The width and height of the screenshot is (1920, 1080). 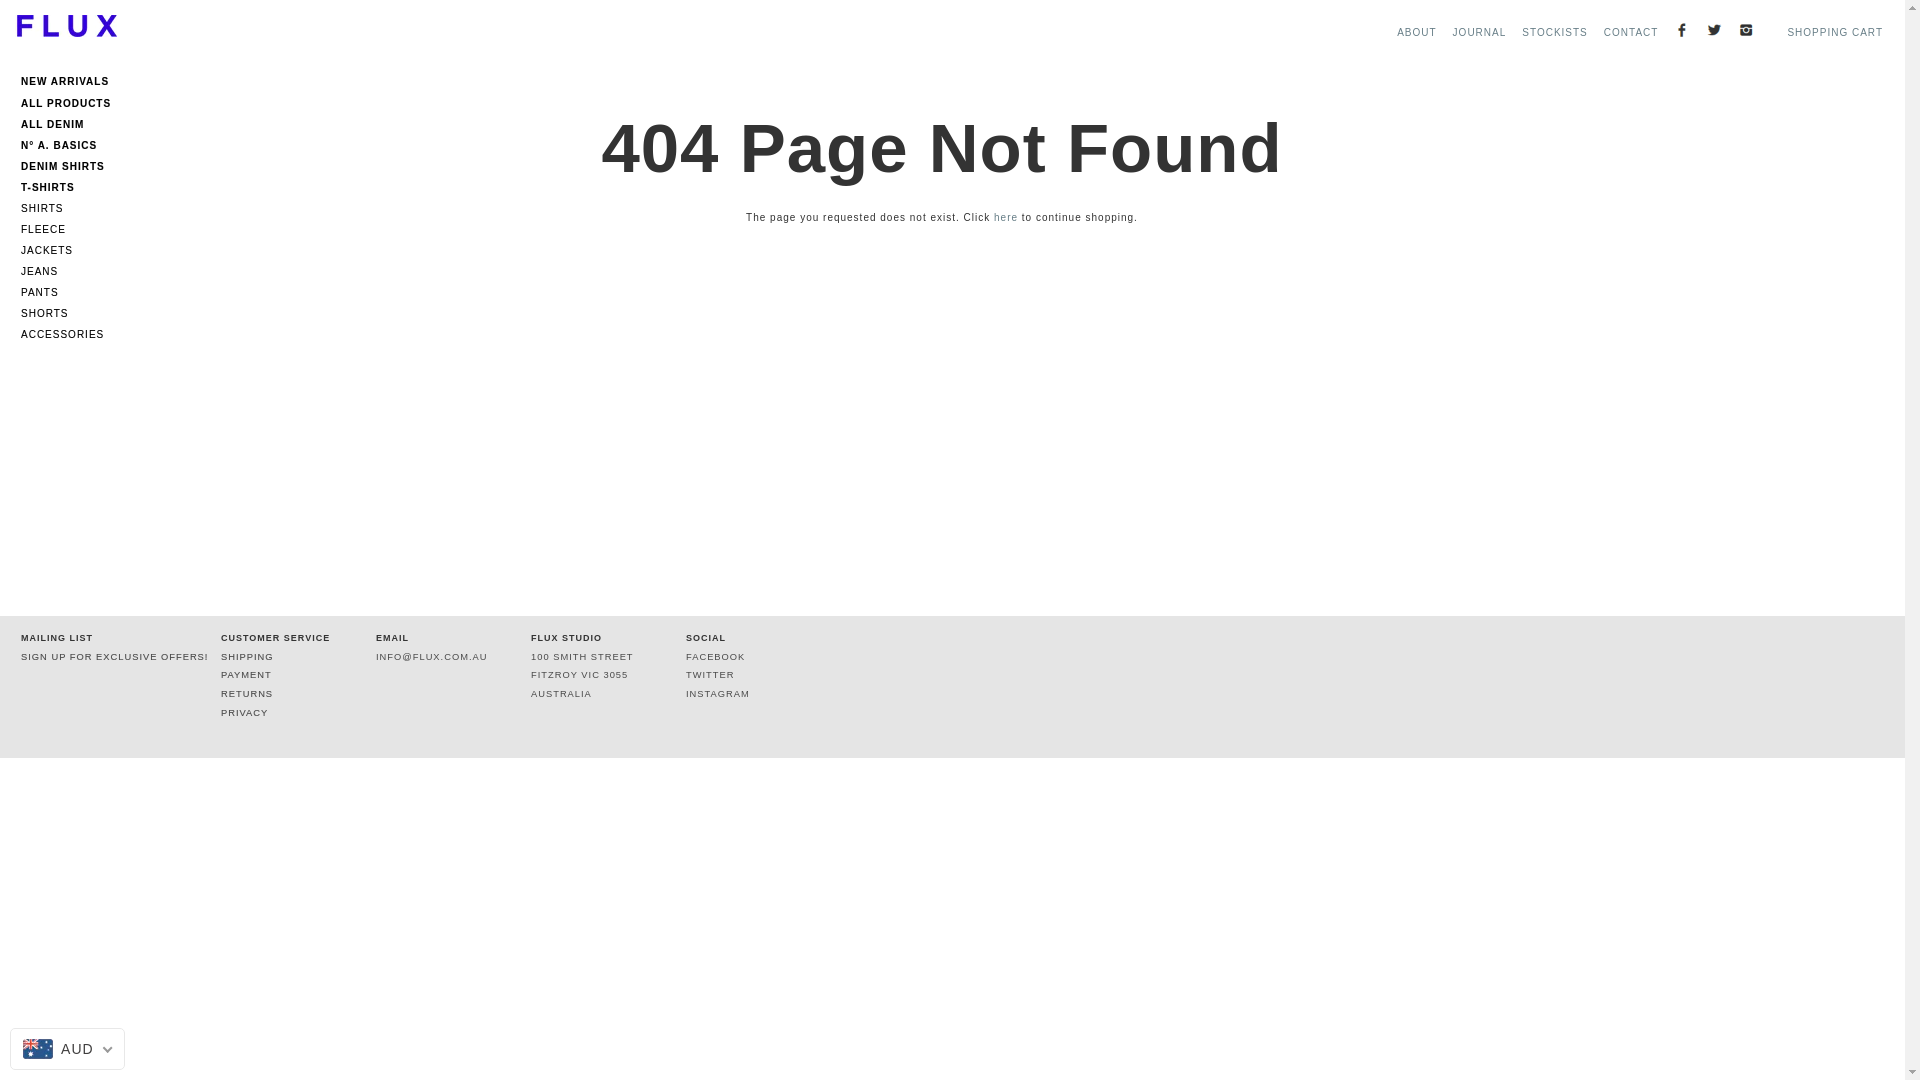 I want to click on 'CONTACT', so click(x=1603, y=32).